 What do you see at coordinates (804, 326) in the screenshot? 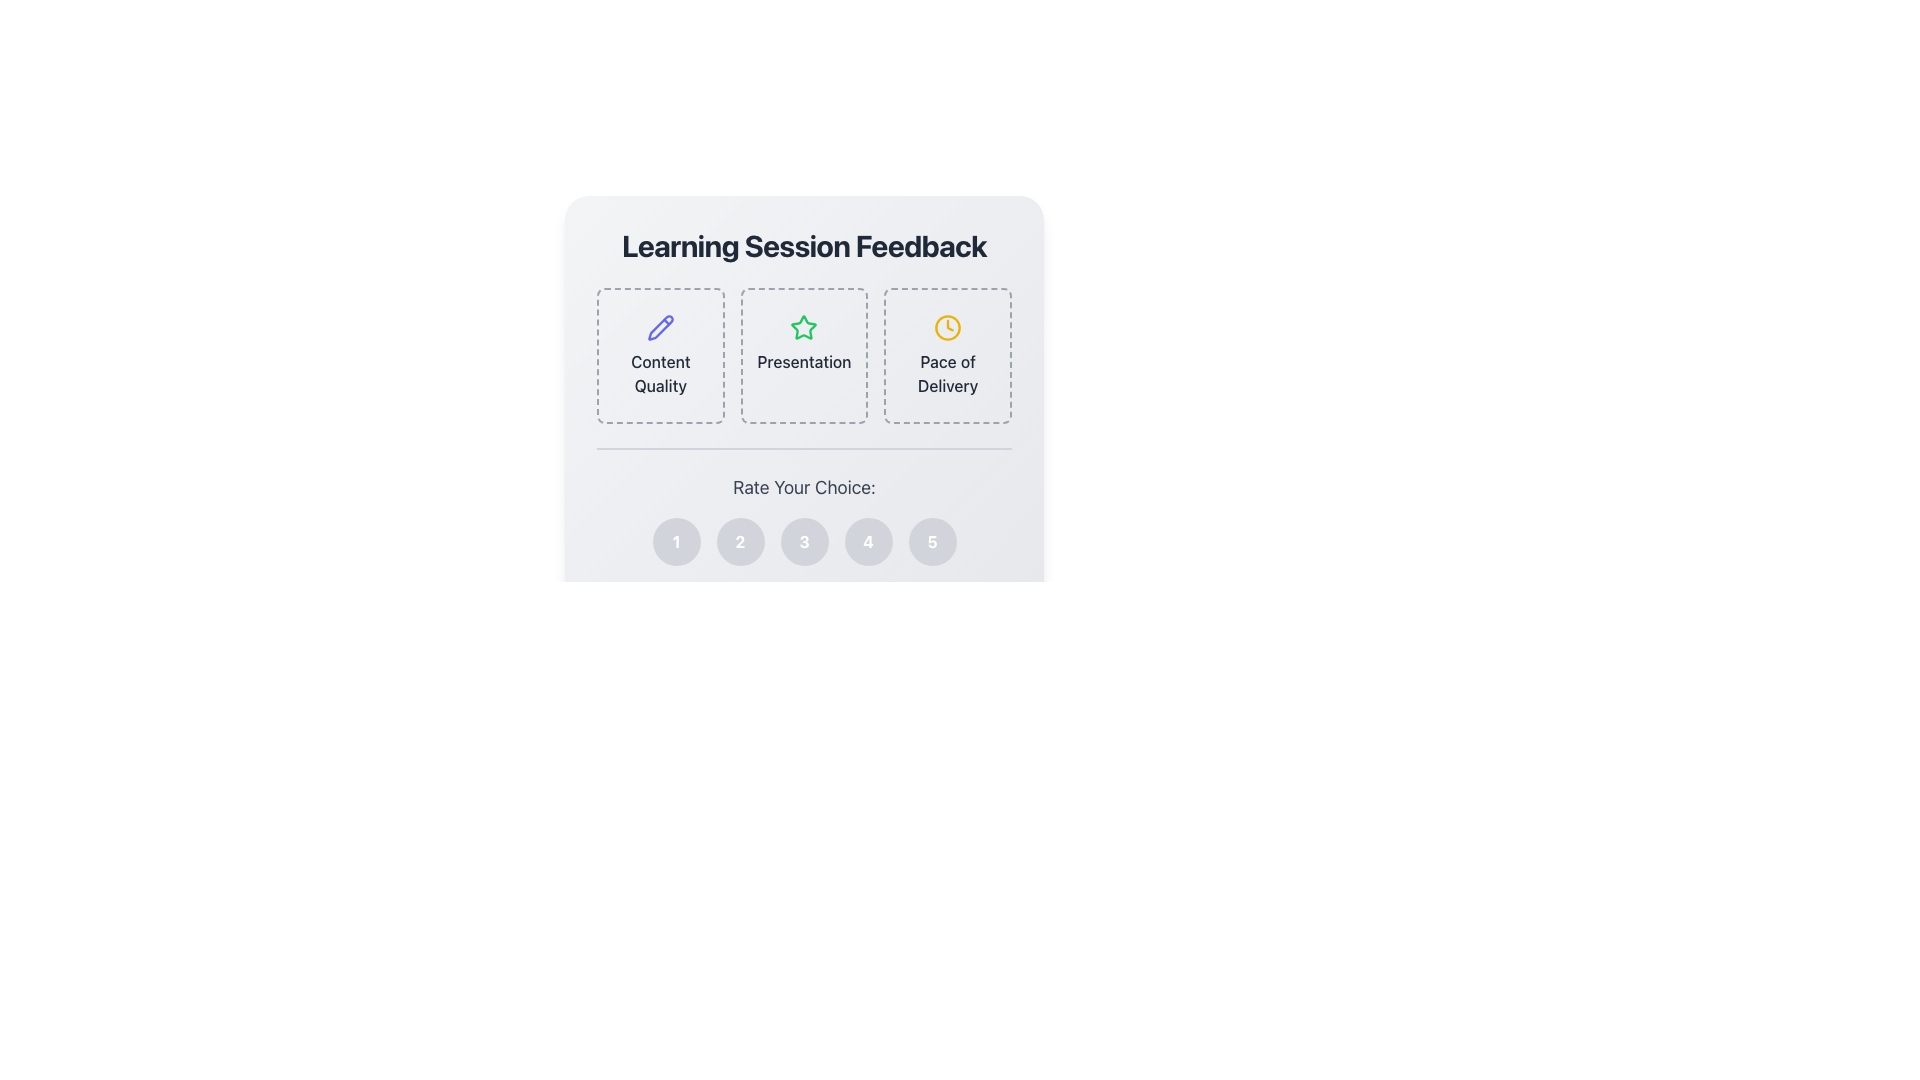
I see `the green star icon with a hollow center` at bounding box center [804, 326].